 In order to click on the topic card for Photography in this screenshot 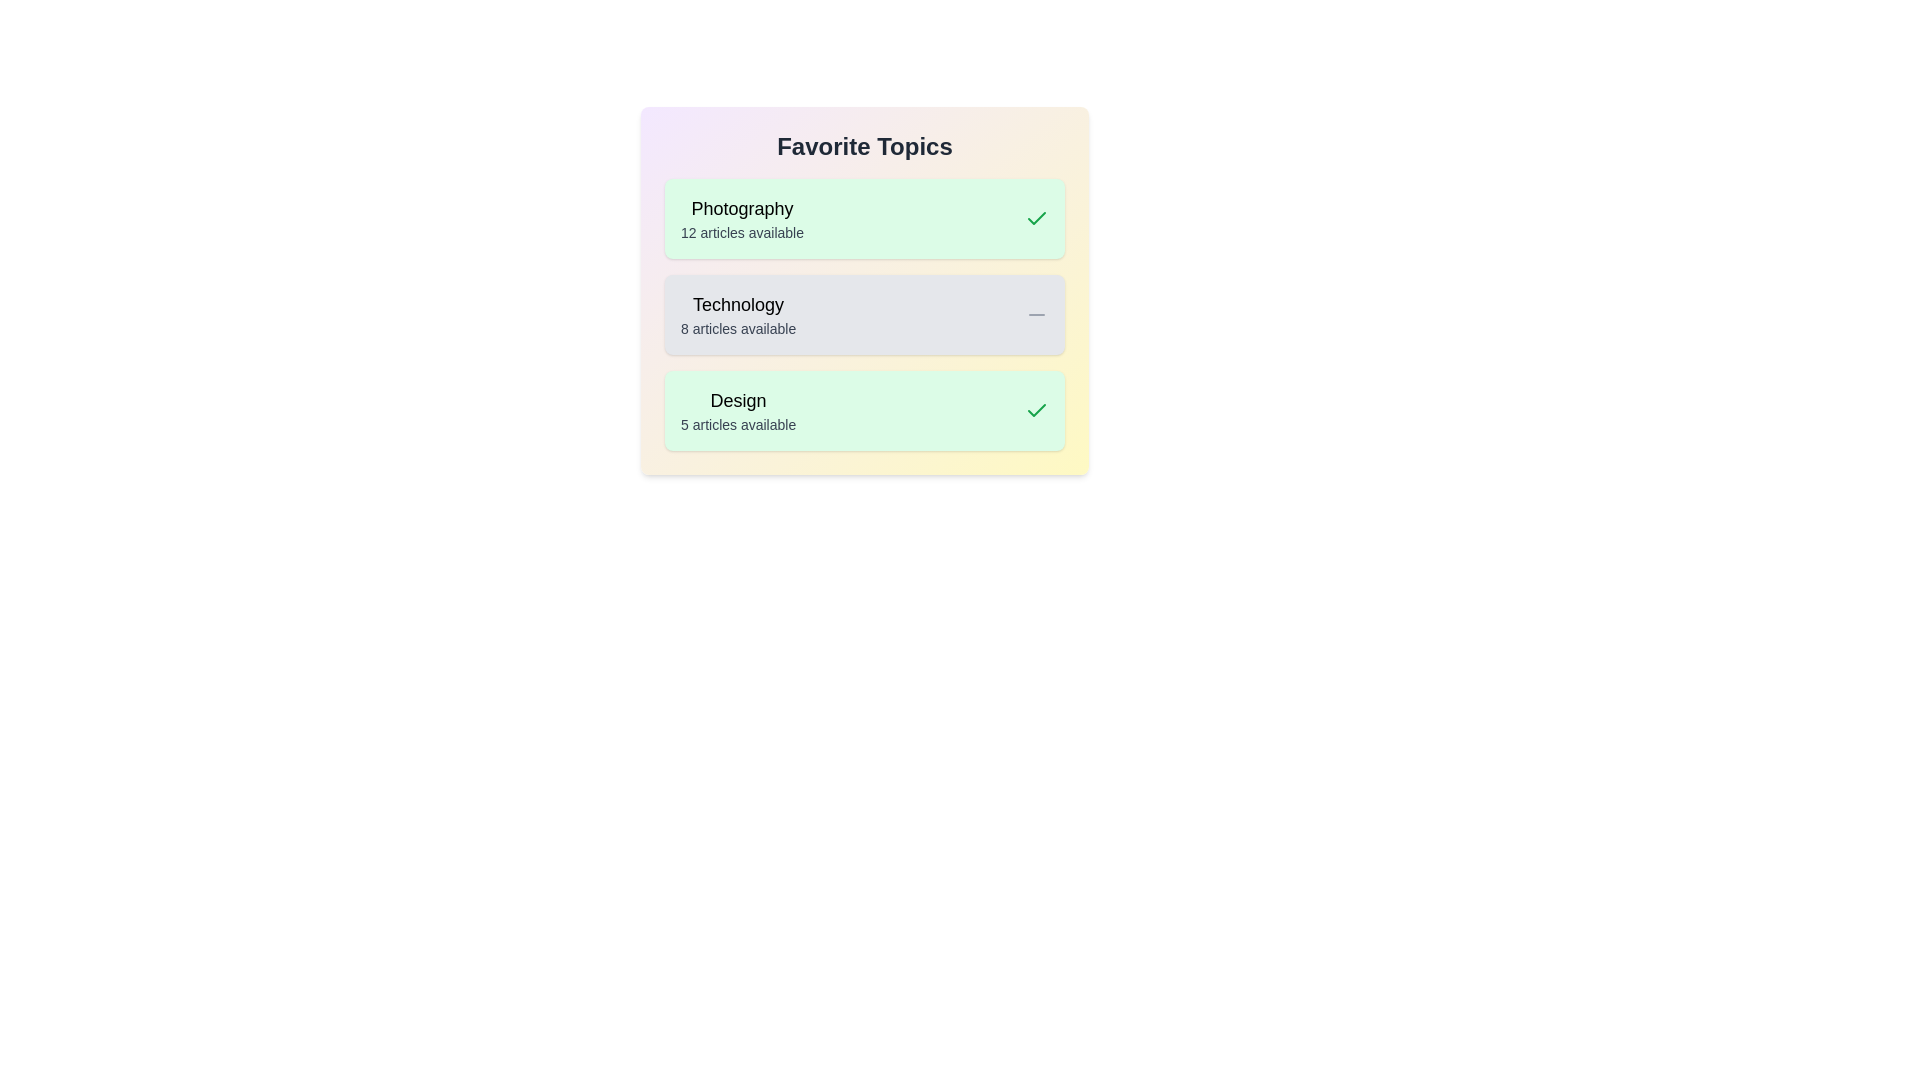, I will do `click(864, 219)`.